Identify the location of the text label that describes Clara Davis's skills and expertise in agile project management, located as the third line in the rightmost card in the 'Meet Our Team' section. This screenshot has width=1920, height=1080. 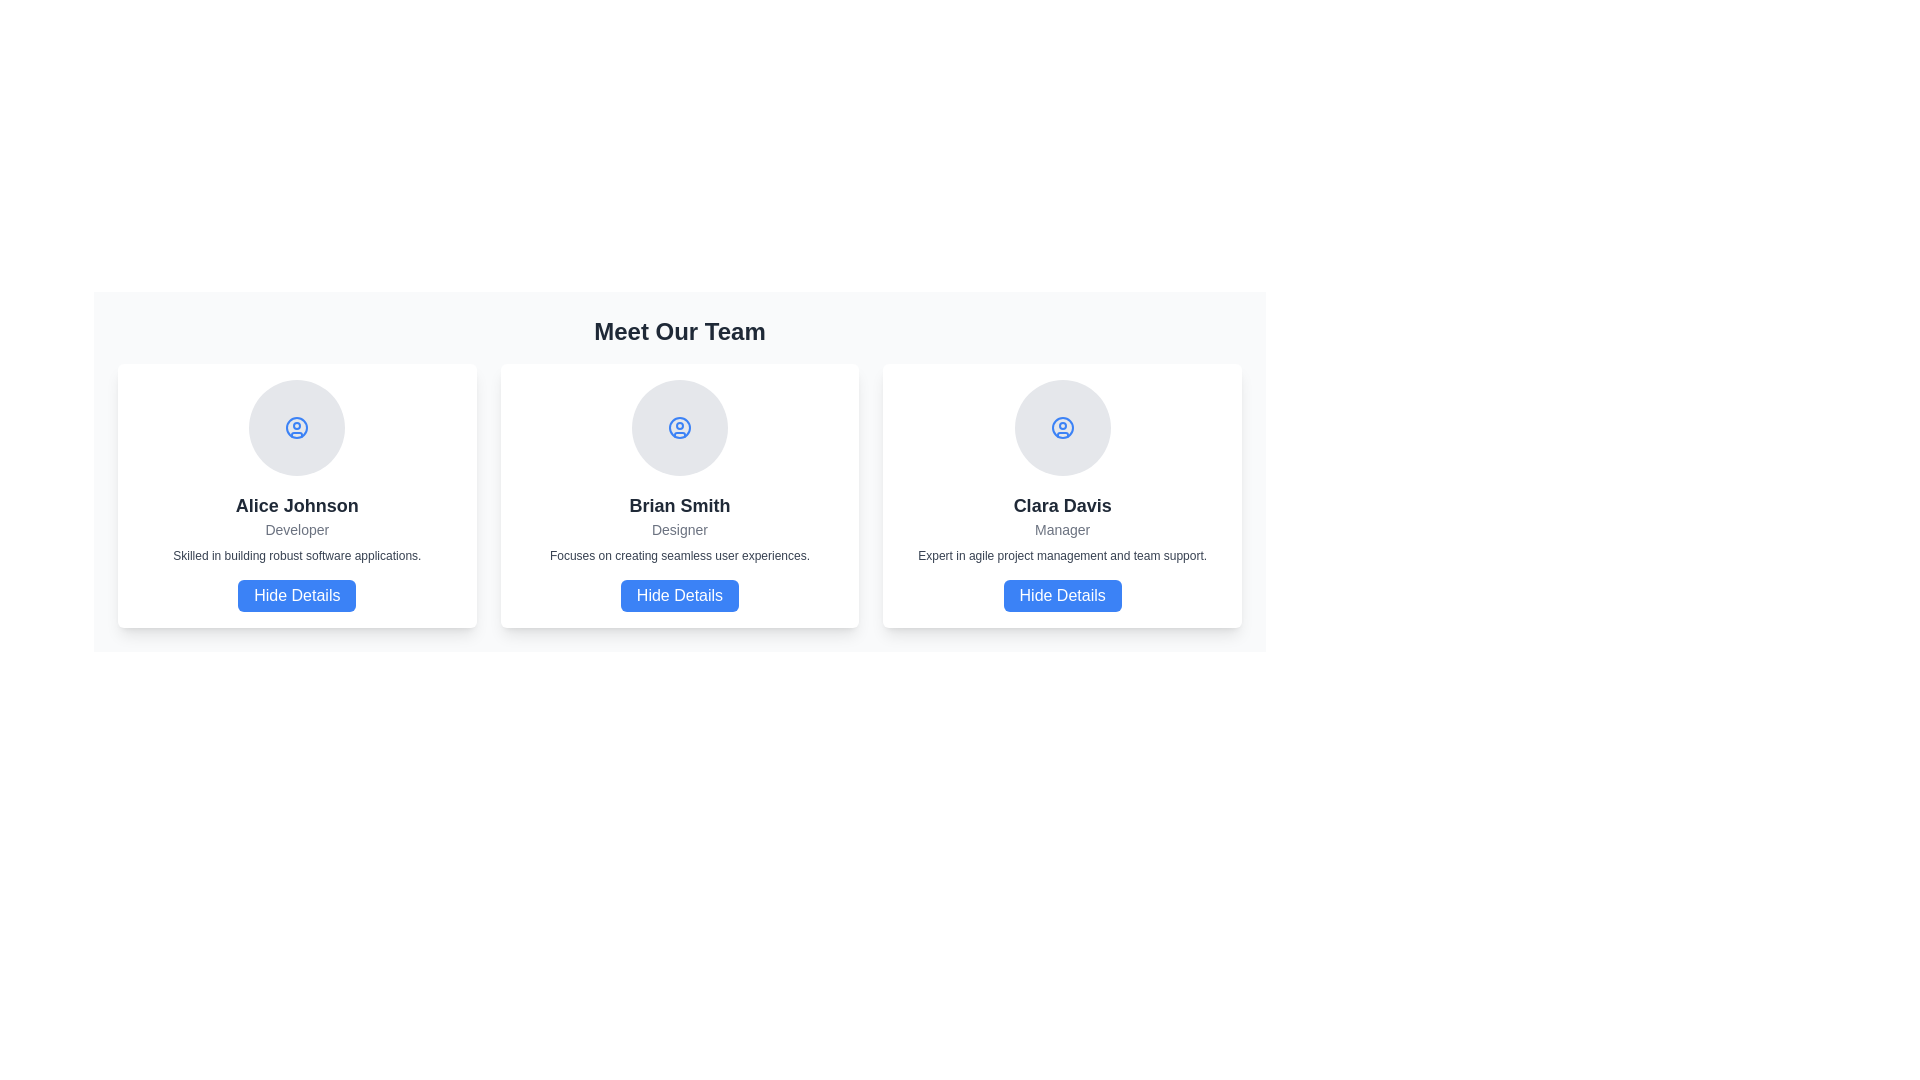
(1061, 555).